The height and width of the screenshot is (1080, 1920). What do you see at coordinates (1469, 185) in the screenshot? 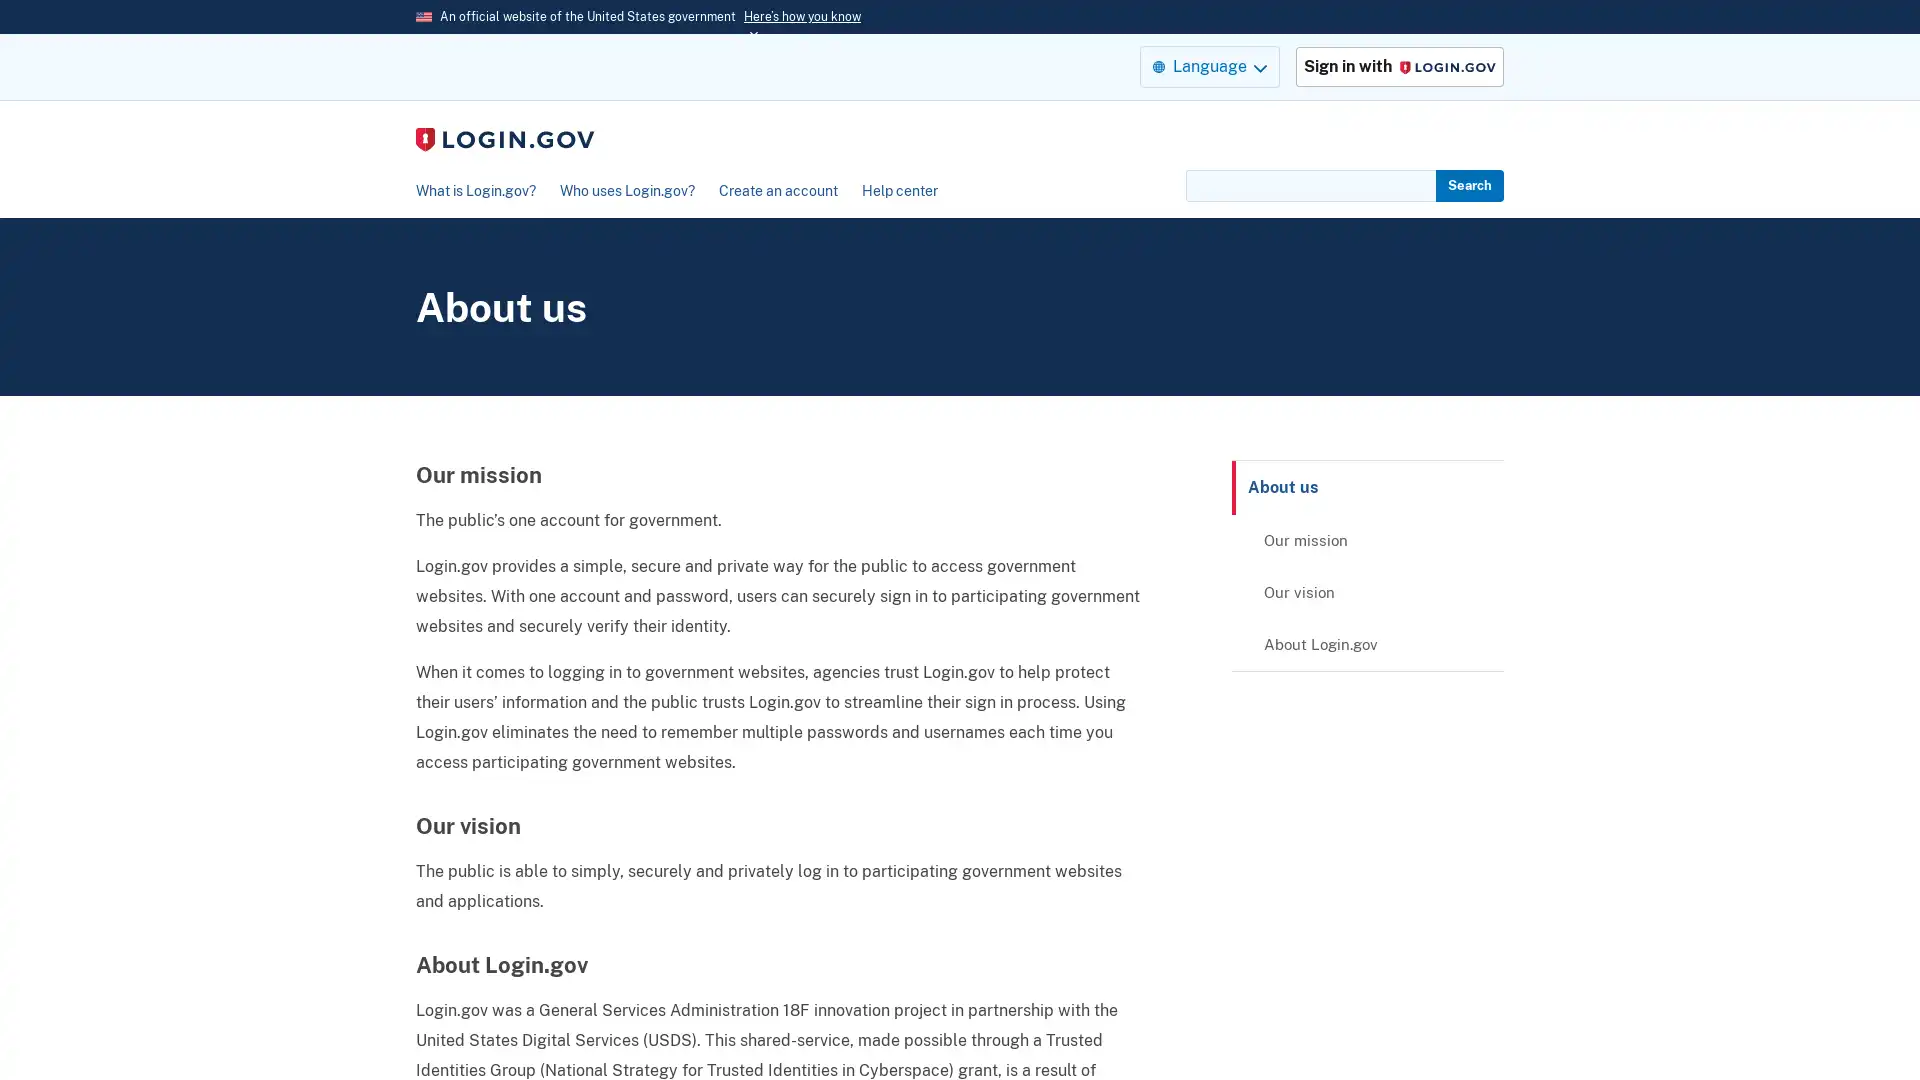
I see `Search` at bounding box center [1469, 185].